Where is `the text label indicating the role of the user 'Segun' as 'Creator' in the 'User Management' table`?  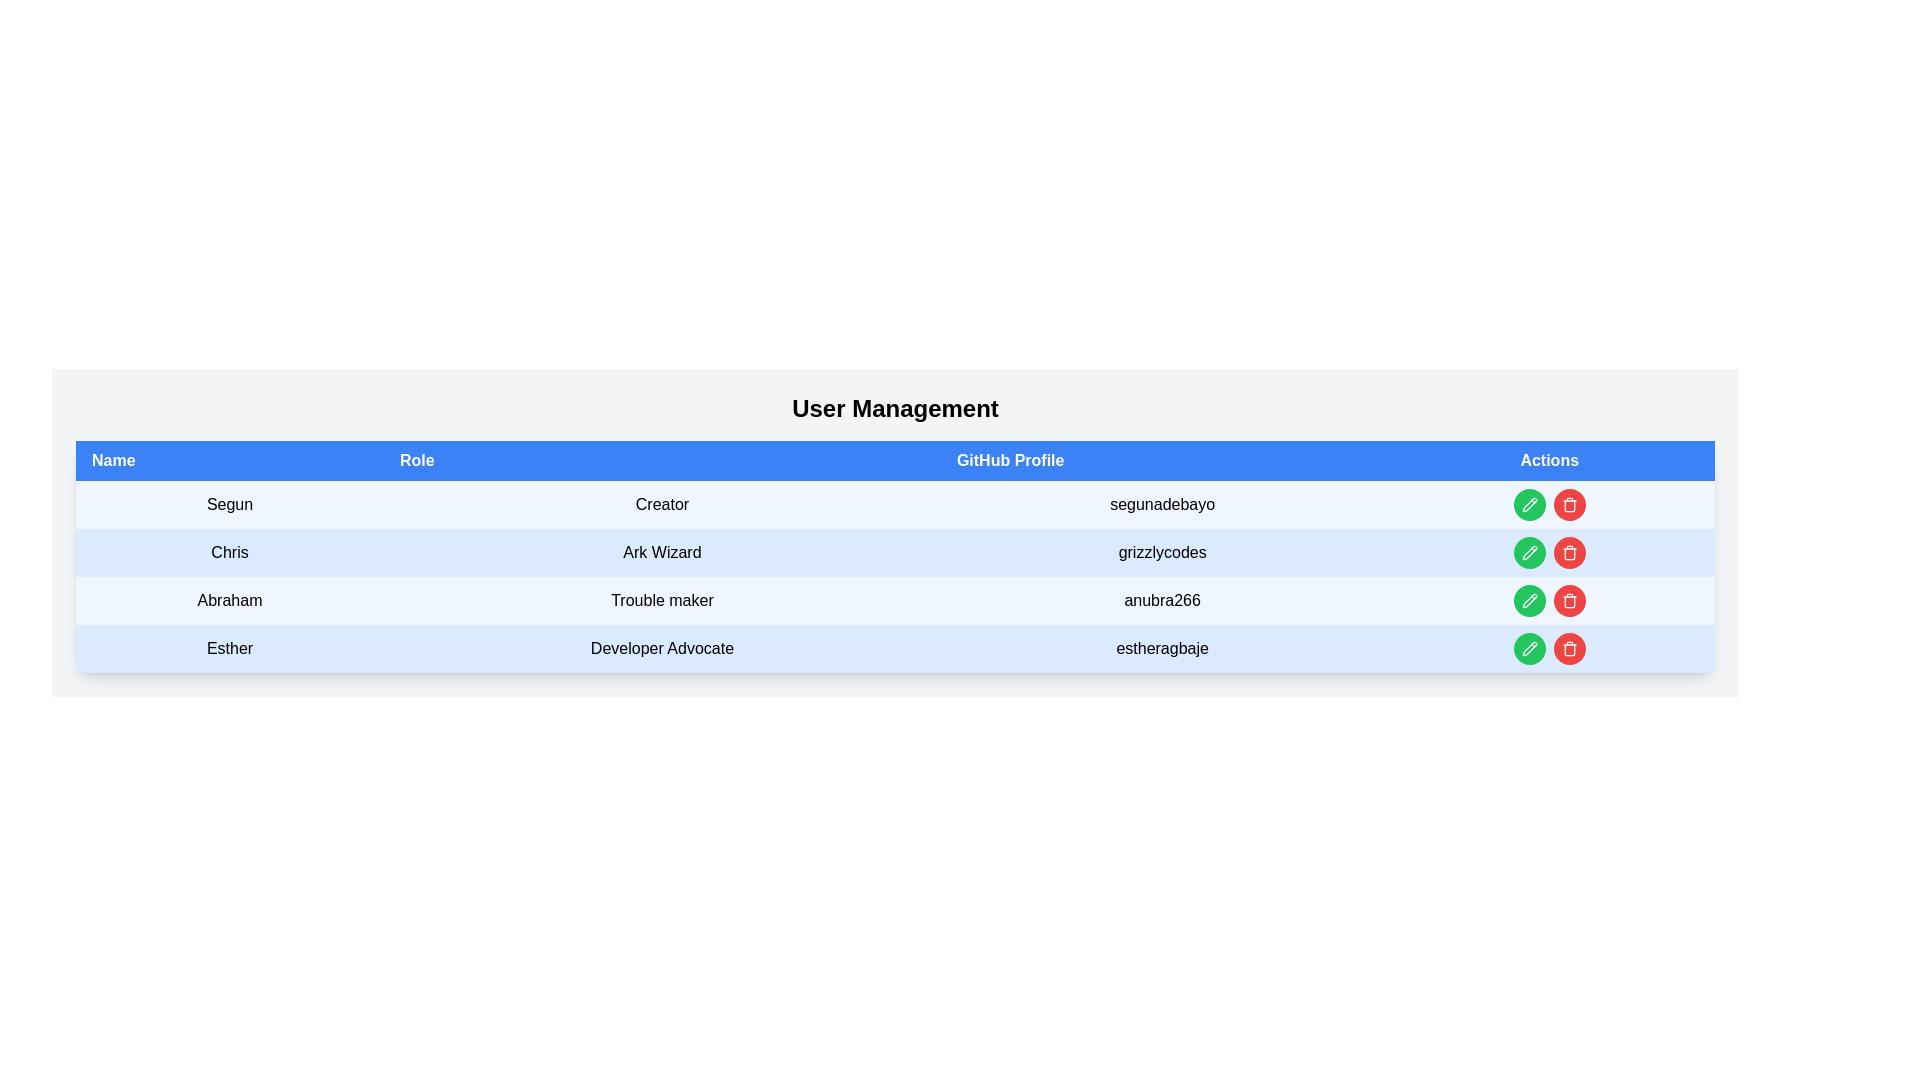 the text label indicating the role of the user 'Segun' as 'Creator' in the 'User Management' table is located at coordinates (662, 504).